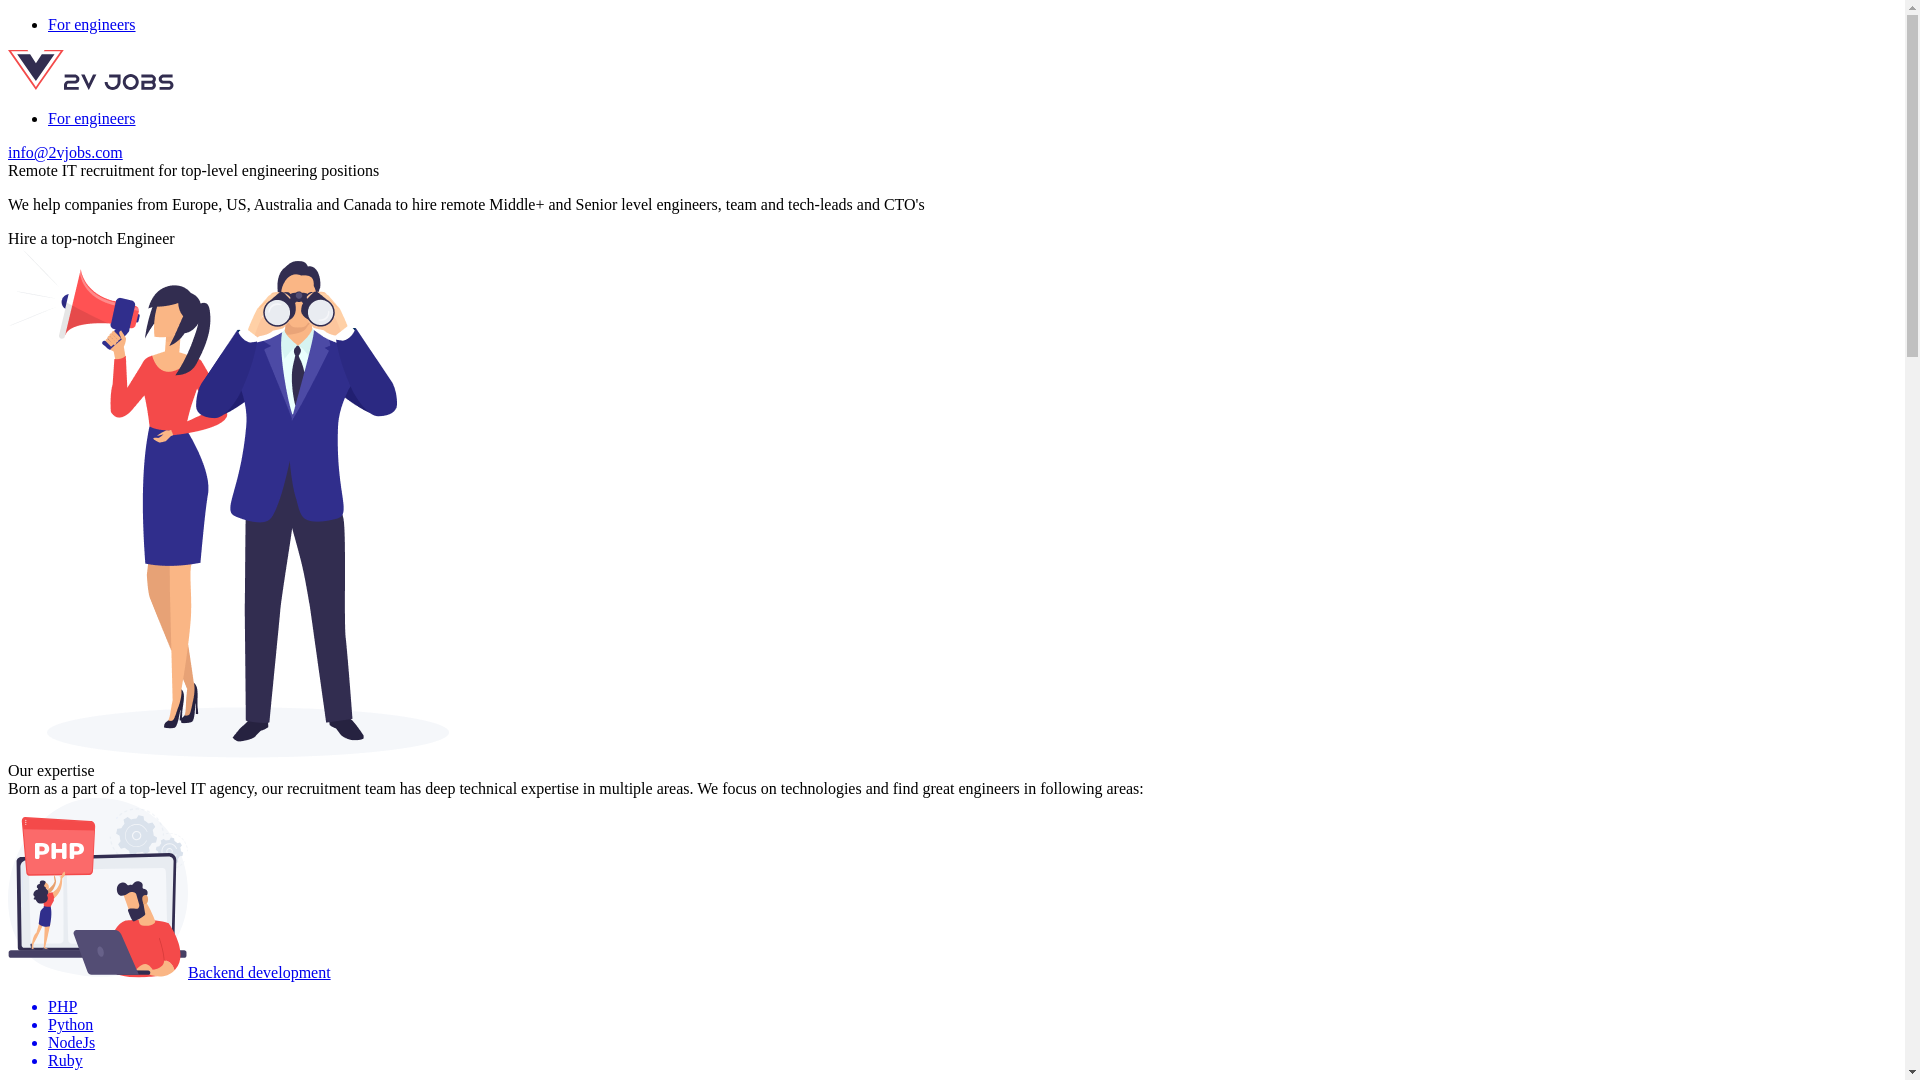  I want to click on 'info@2vjobs.com', so click(65, 151).